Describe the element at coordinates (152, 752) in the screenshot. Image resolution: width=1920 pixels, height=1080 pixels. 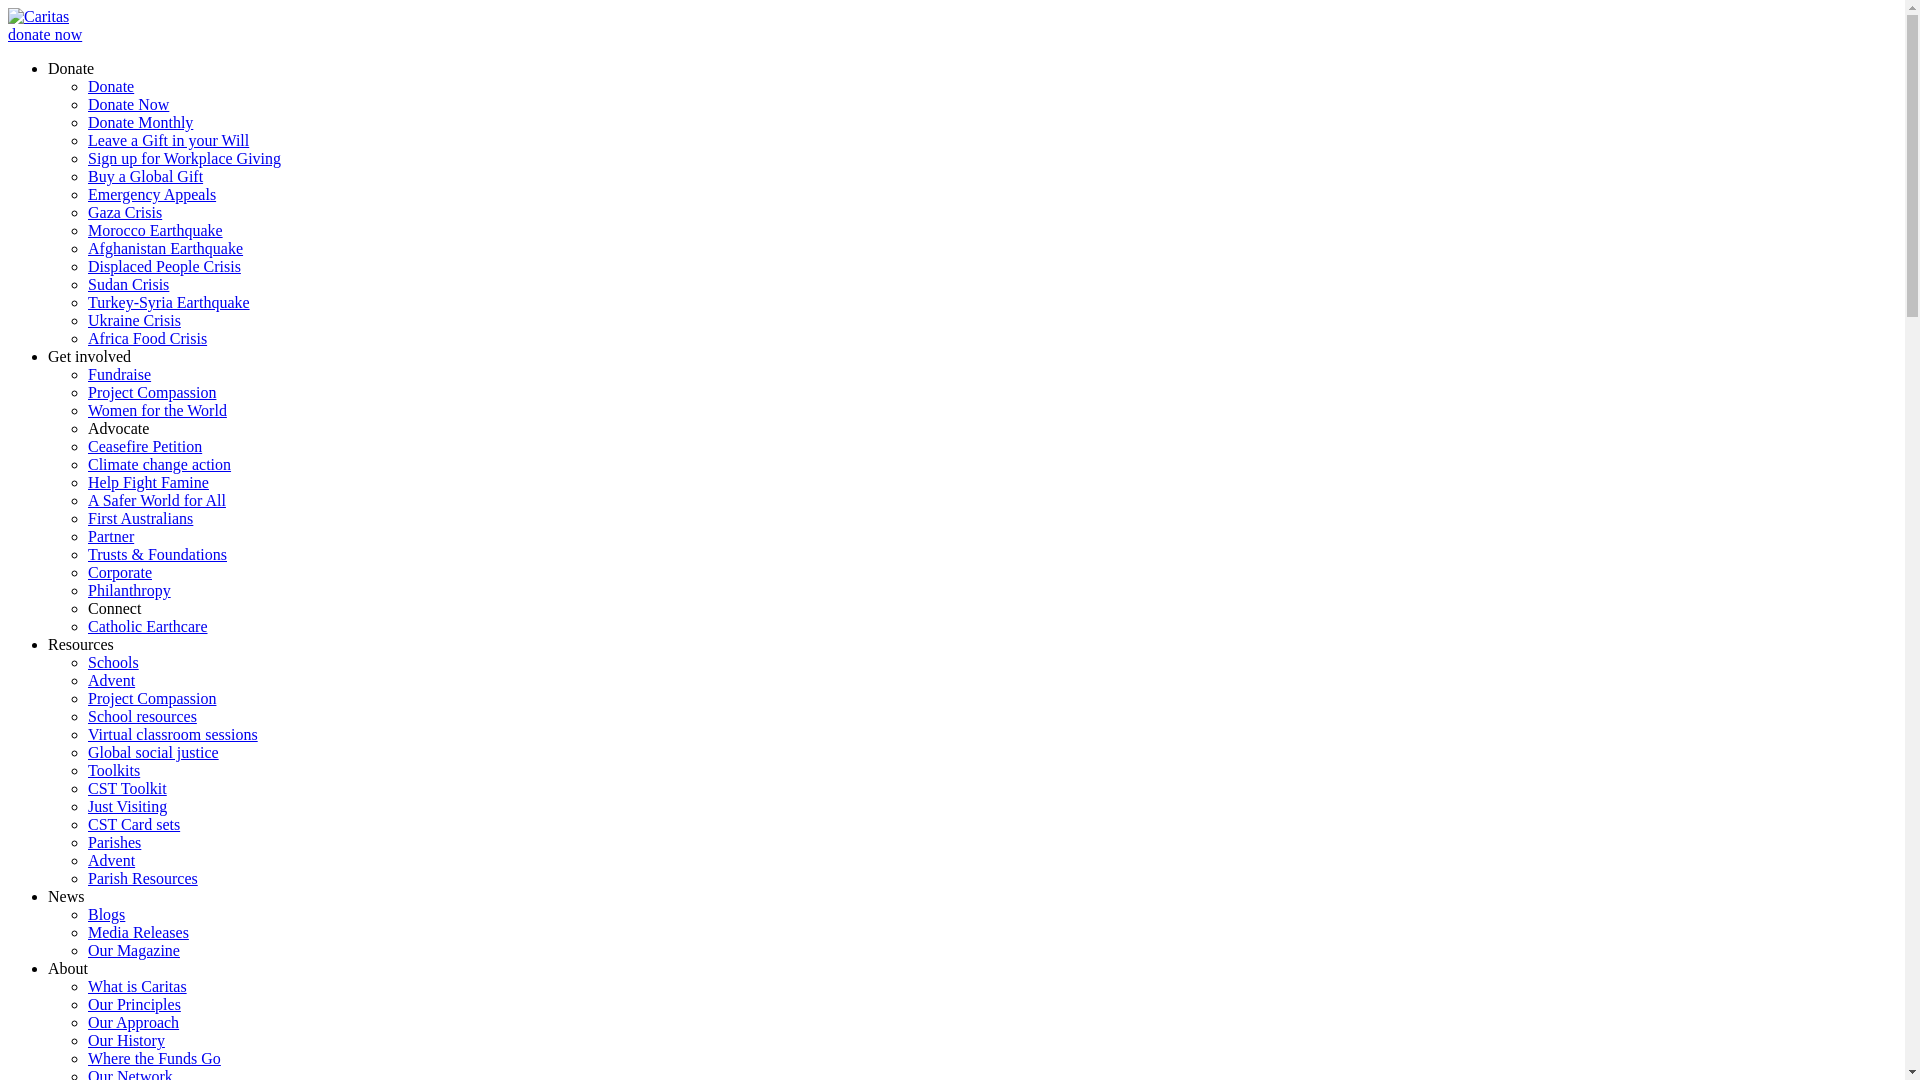
I see `'Global social justice'` at that location.